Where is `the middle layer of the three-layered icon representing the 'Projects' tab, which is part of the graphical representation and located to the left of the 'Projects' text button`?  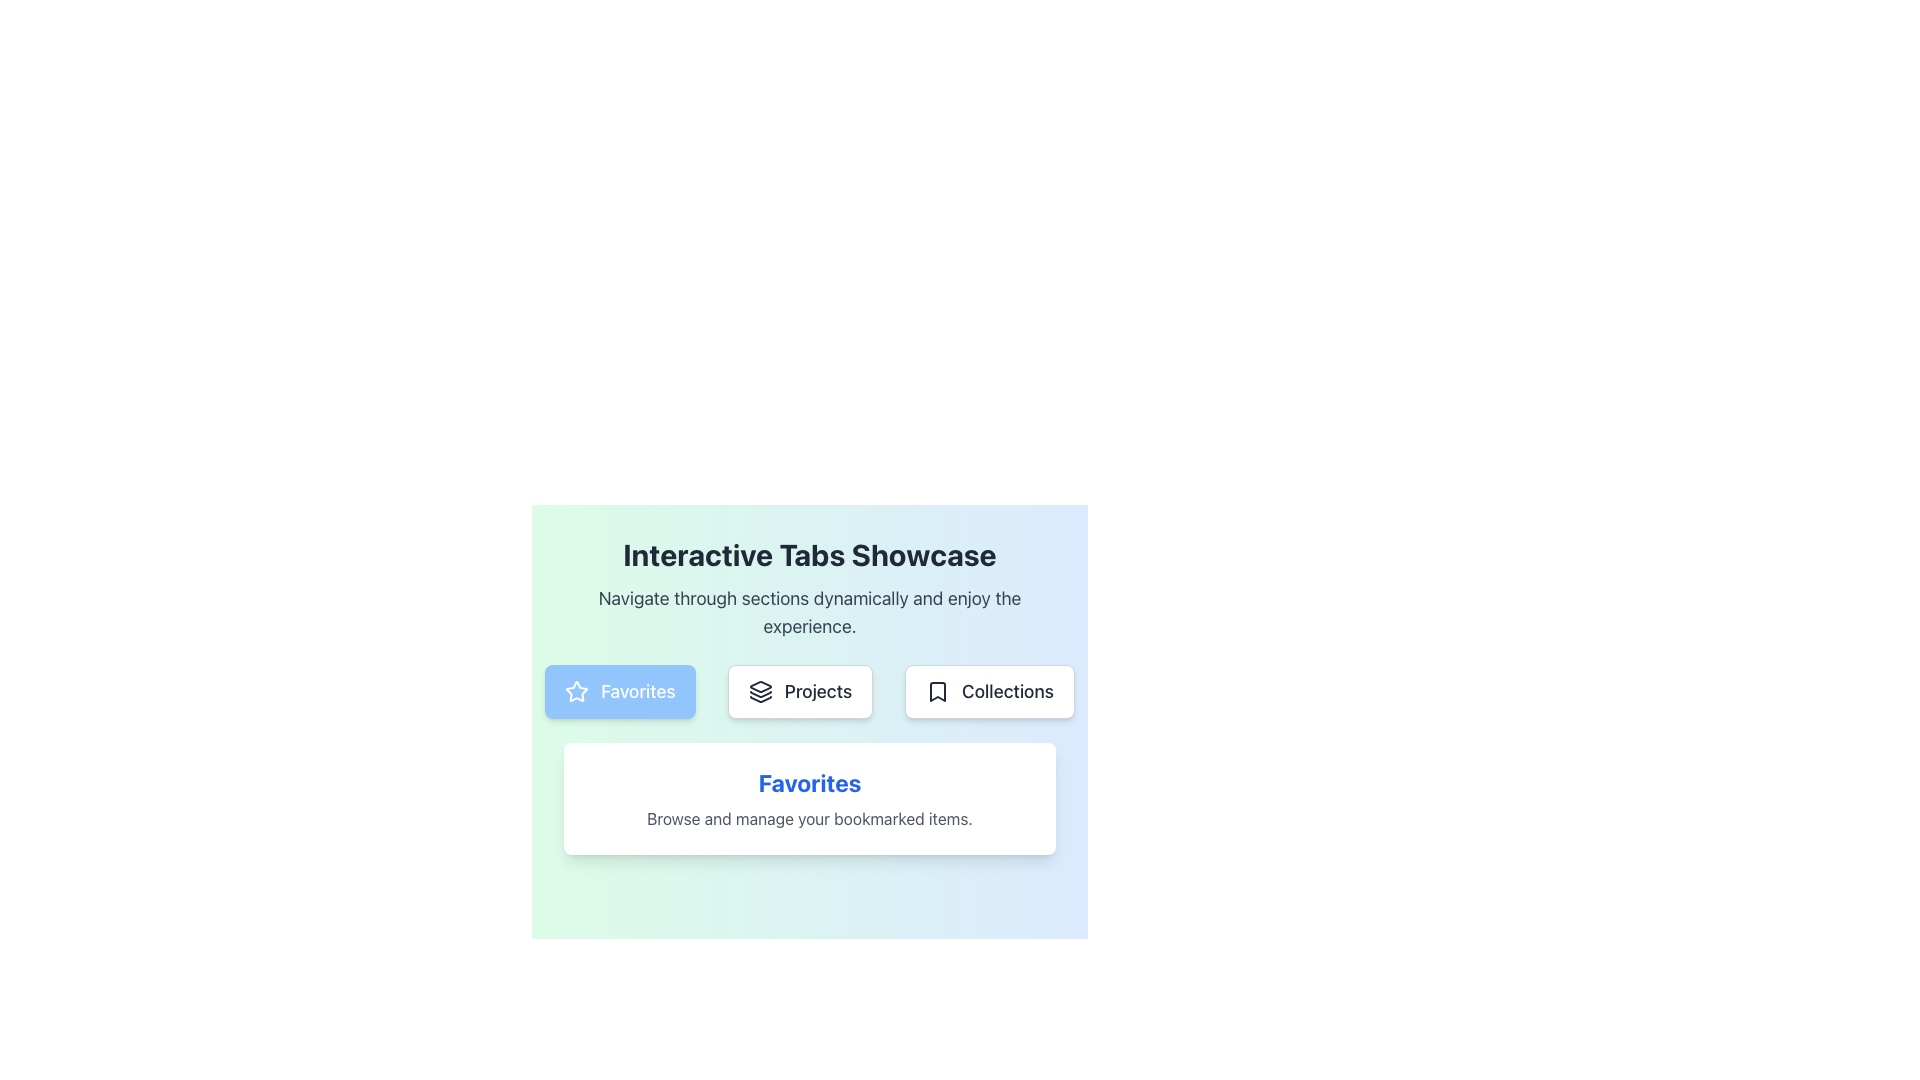 the middle layer of the three-layered icon representing the 'Projects' tab, which is part of the graphical representation and located to the left of the 'Projects' text button is located at coordinates (759, 693).